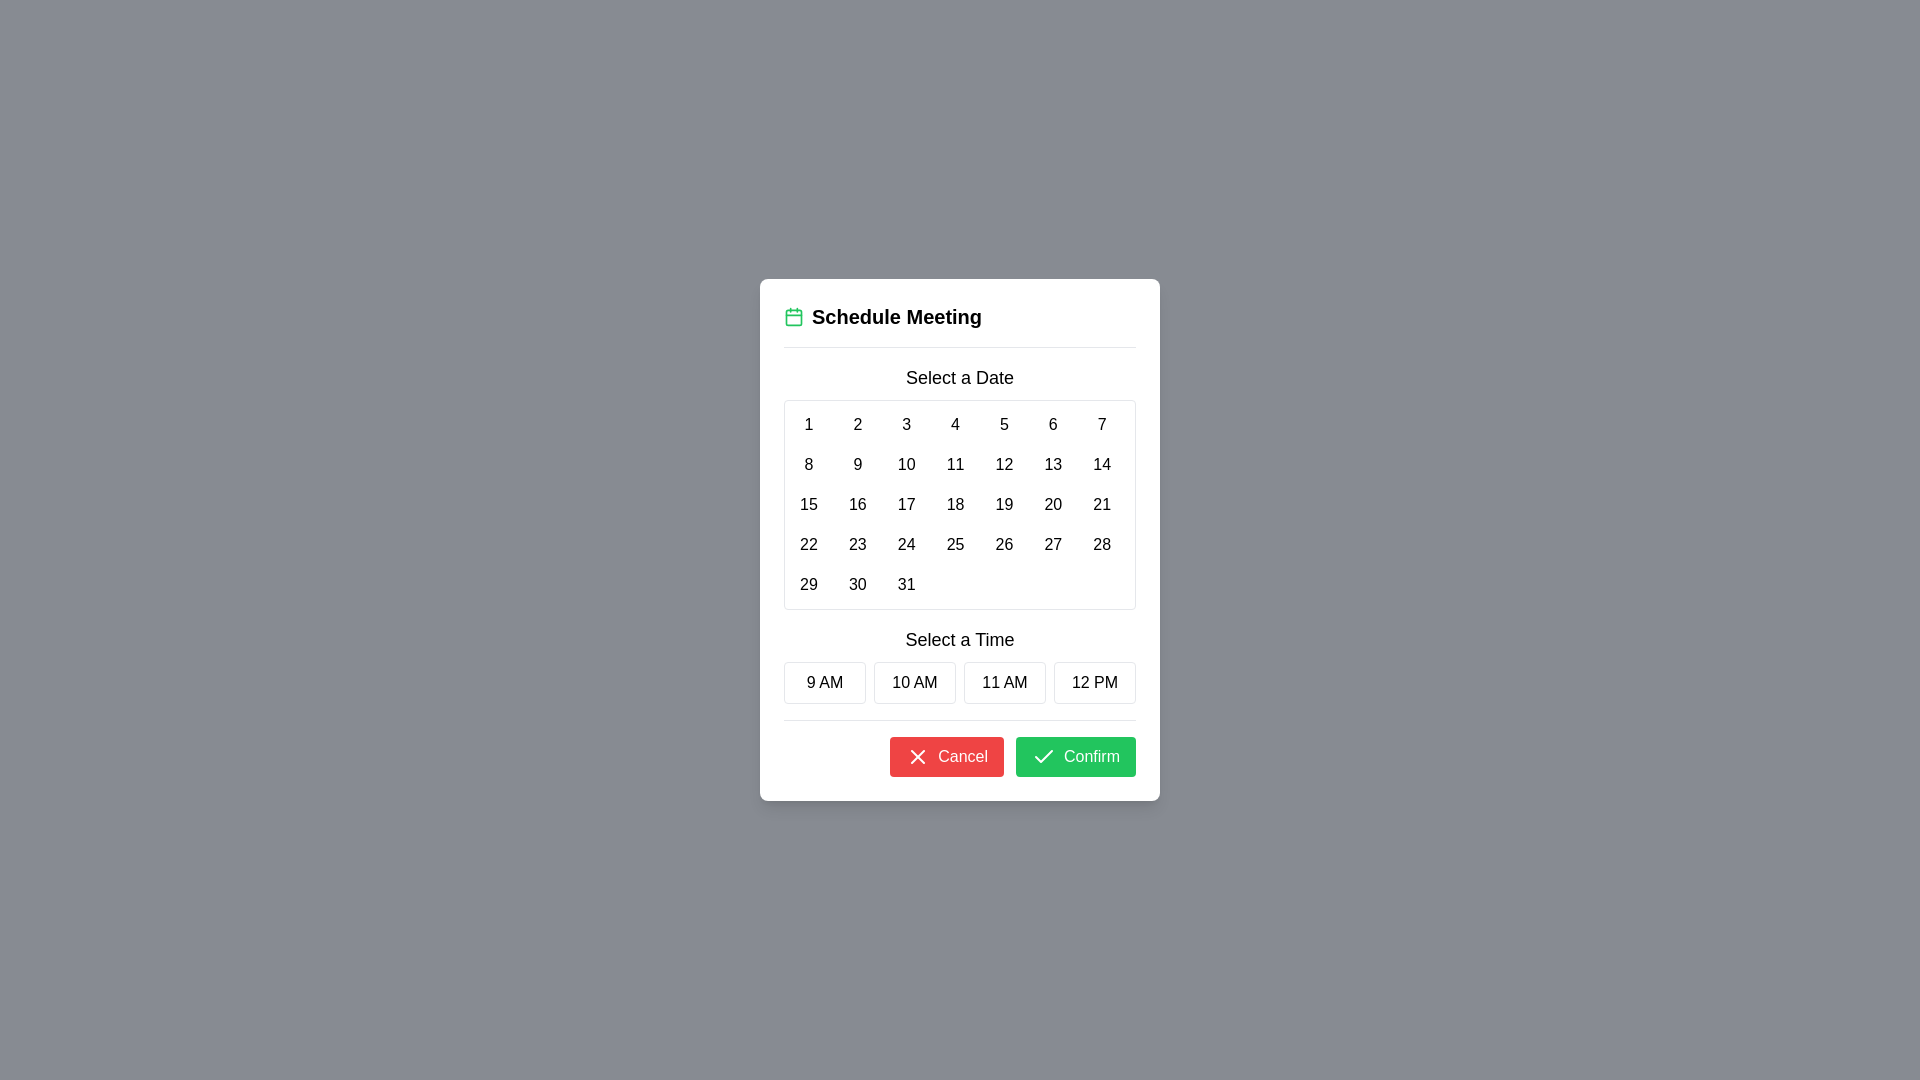  I want to click on the button displaying the number '2' in the date selection grid, so click(857, 423).